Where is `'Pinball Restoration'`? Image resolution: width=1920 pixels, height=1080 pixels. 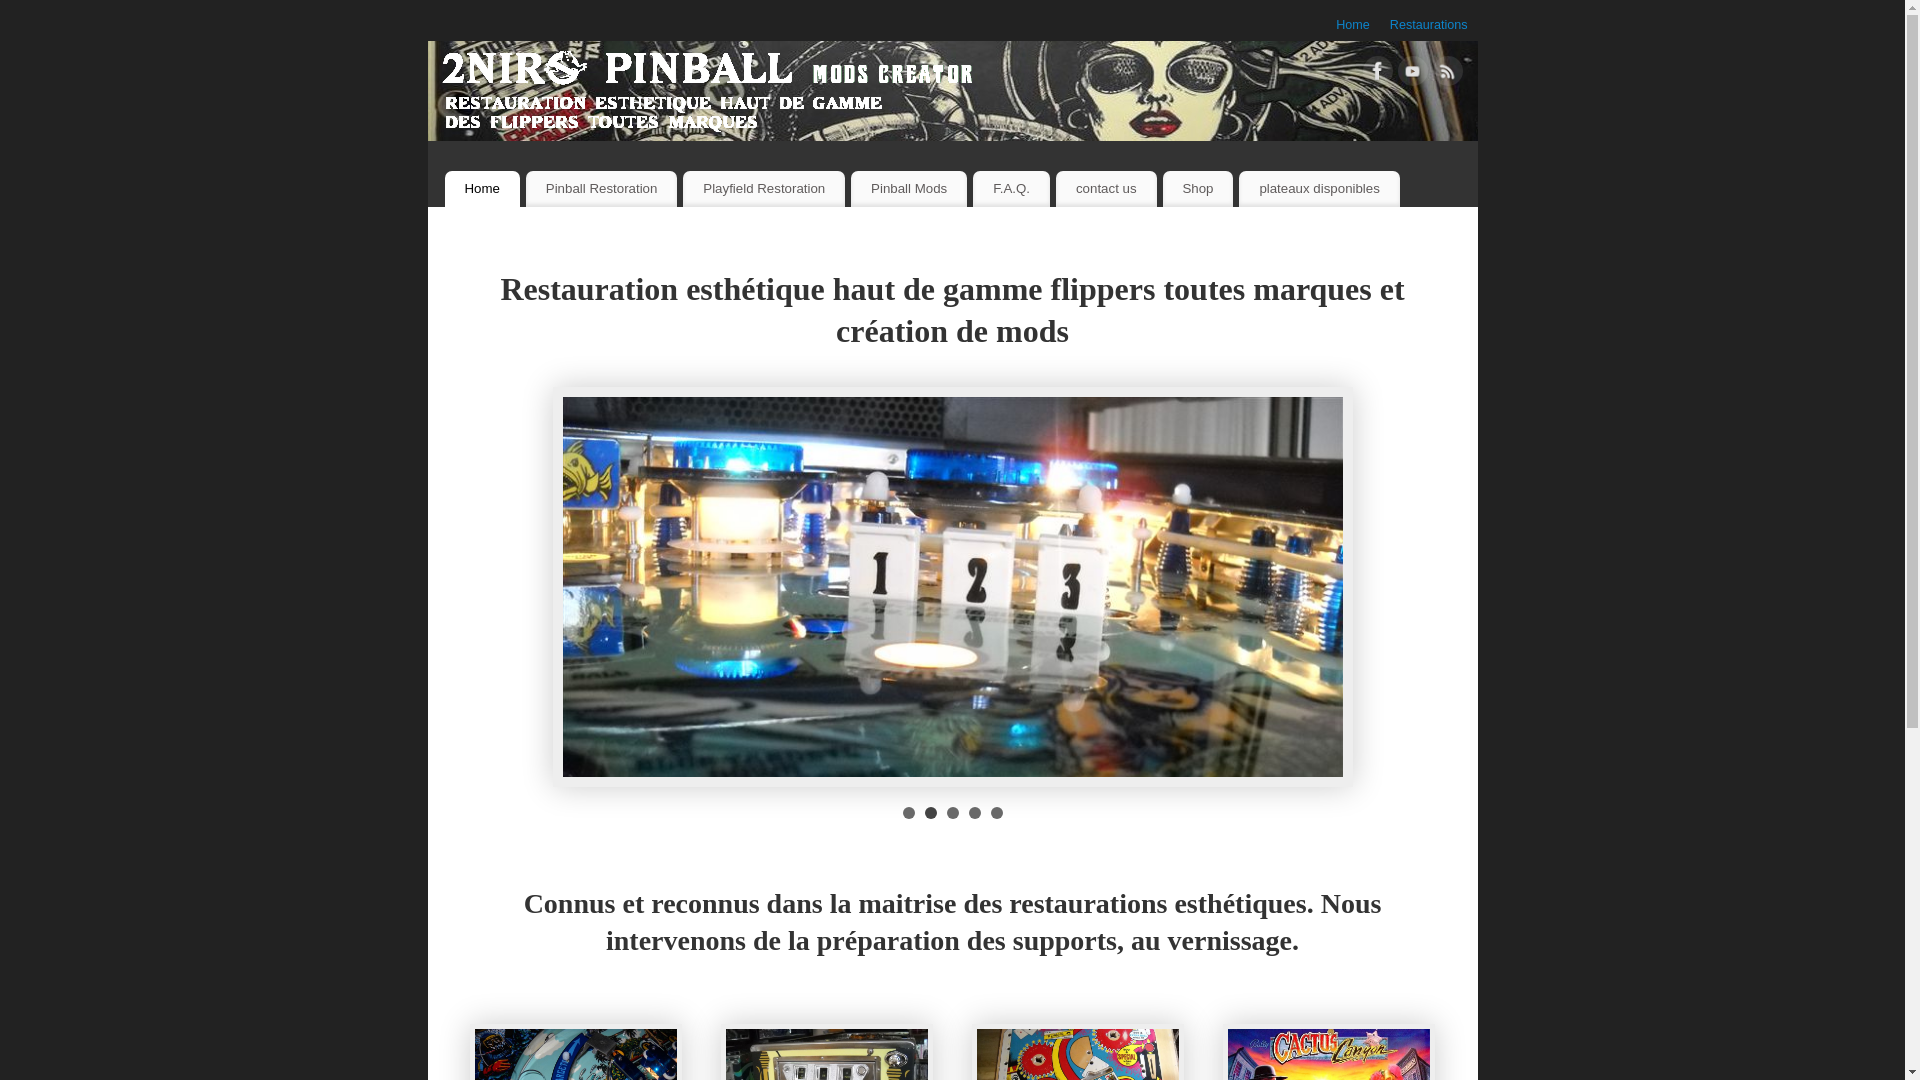 'Pinball Restoration' is located at coordinates (600, 189).